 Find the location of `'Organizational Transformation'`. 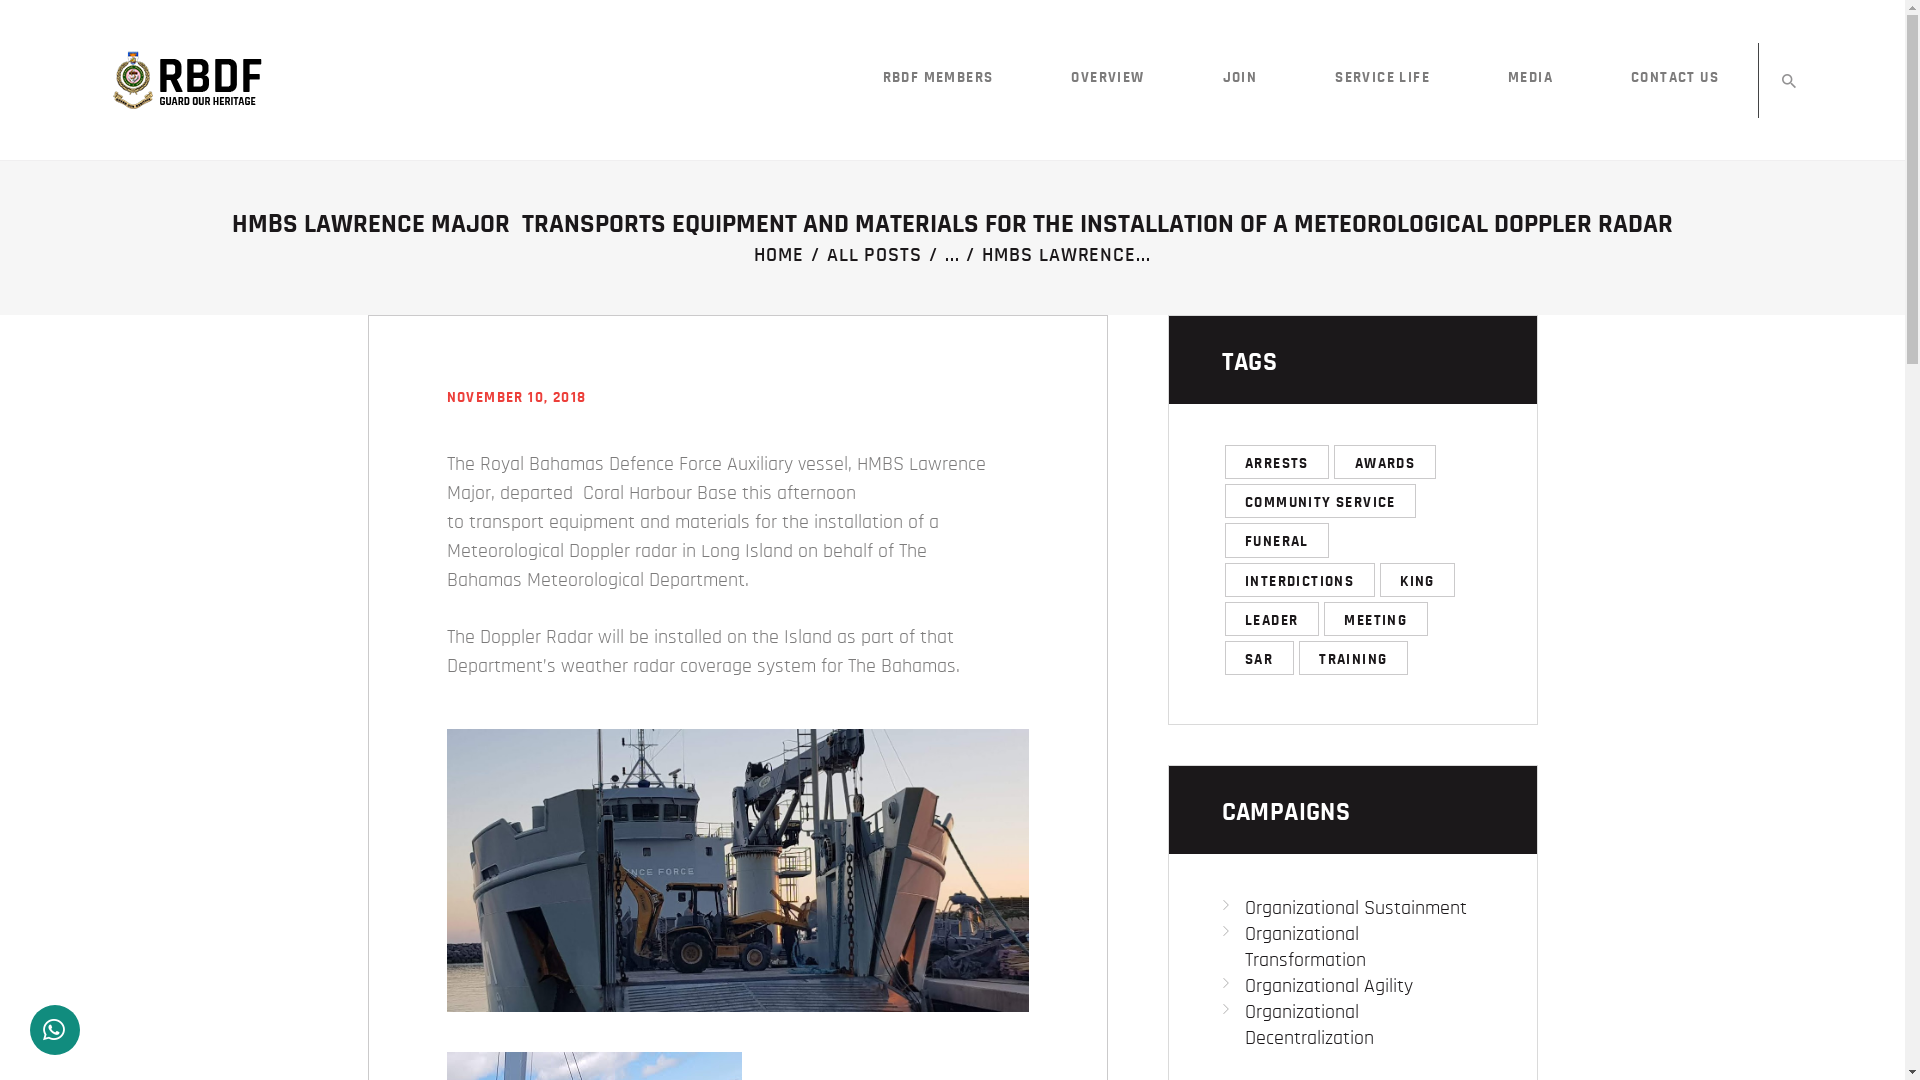

'Organizational Transformation' is located at coordinates (1304, 946).